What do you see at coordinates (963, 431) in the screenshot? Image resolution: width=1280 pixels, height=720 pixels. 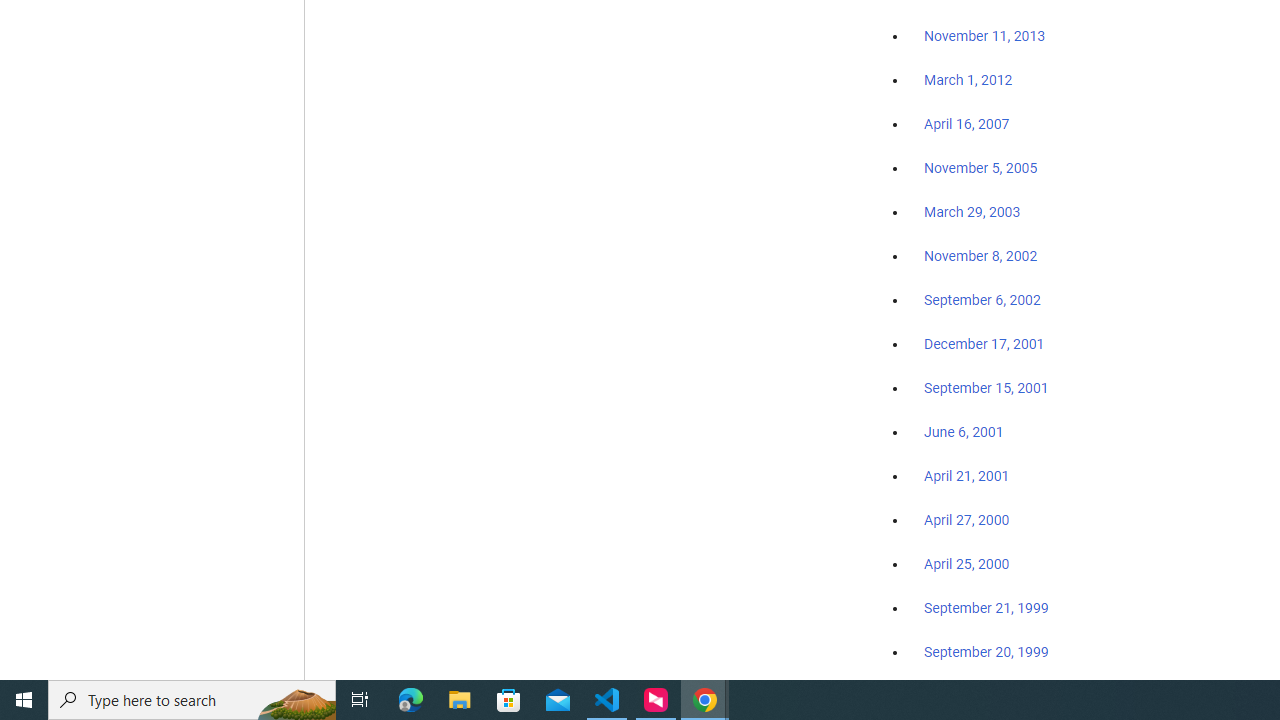 I see `'June 6, 2001'` at bounding box center [963, 431].